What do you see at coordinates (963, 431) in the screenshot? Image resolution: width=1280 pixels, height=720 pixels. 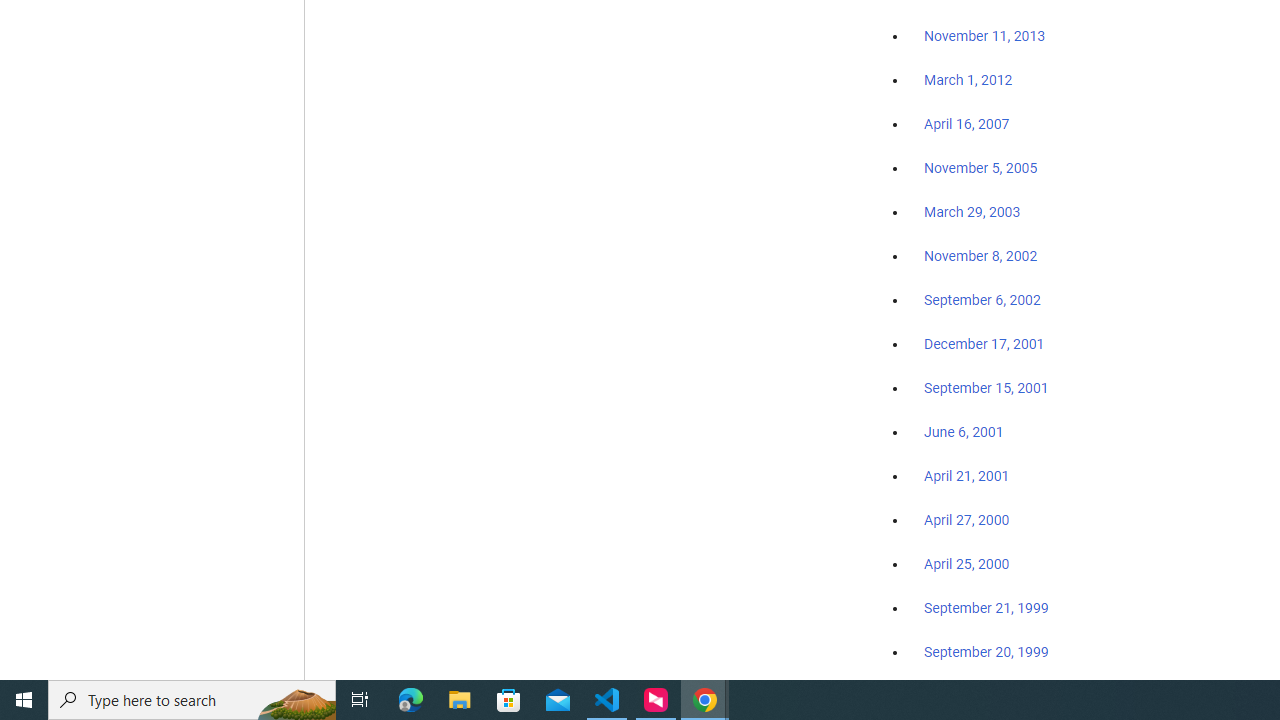 I see `'June 6, 2001'` at bounding box center [963, 431].